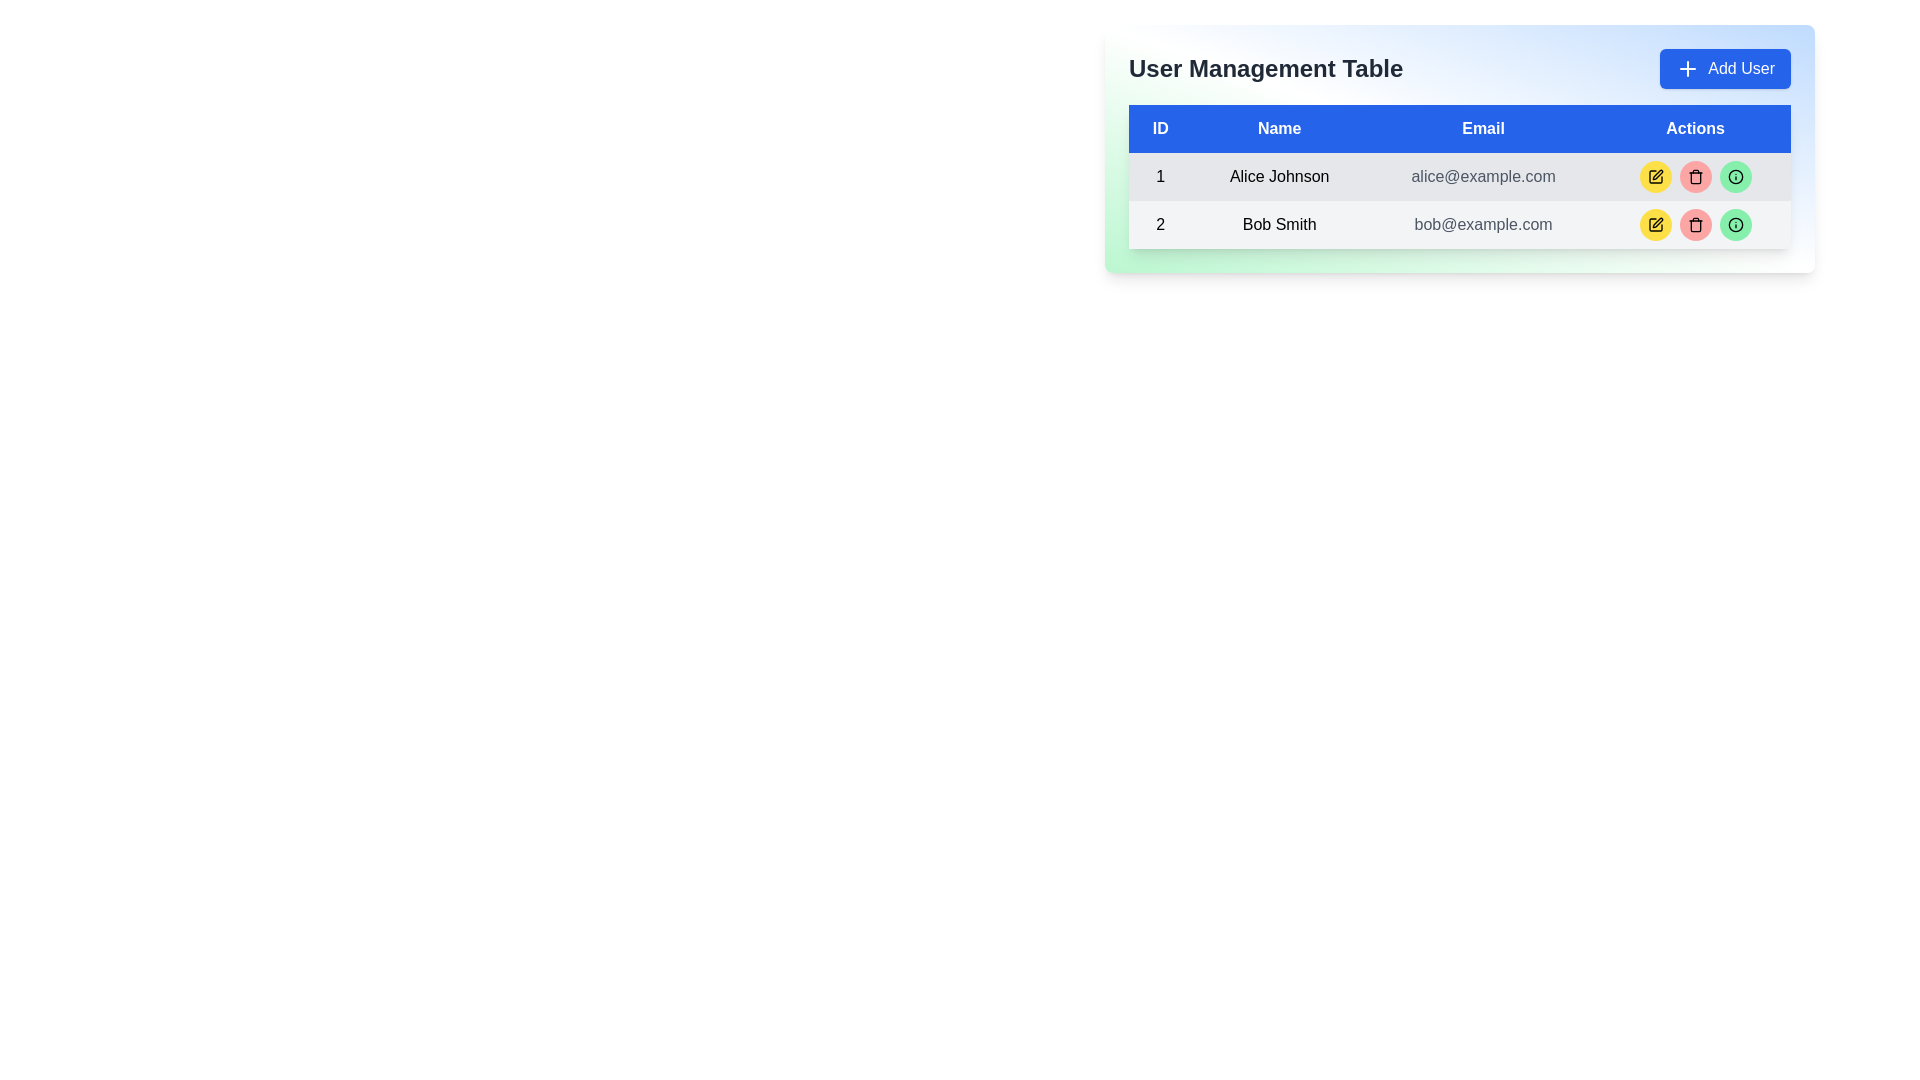  Describe the element at coordinates (1483, 176) in the screenshot. I see `the text label displaying 'alice@example.com' located in the 'Email' column of the user management table, adjacent to the 'Name' column with 'Alice Johnson'` at that location.